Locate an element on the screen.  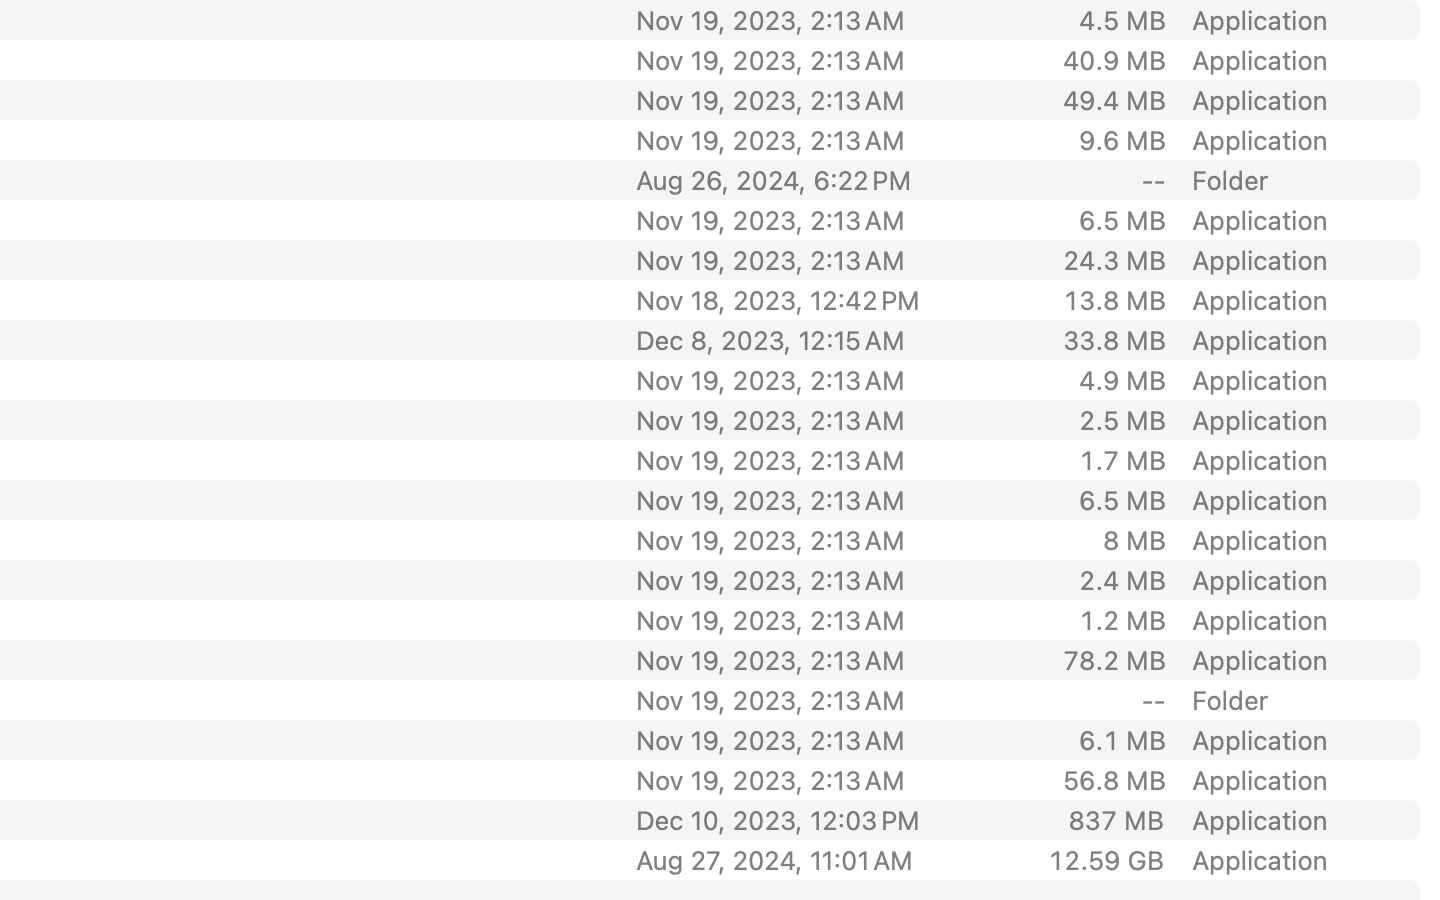
'4.5 MB' is located at coordinates (1121, 18).